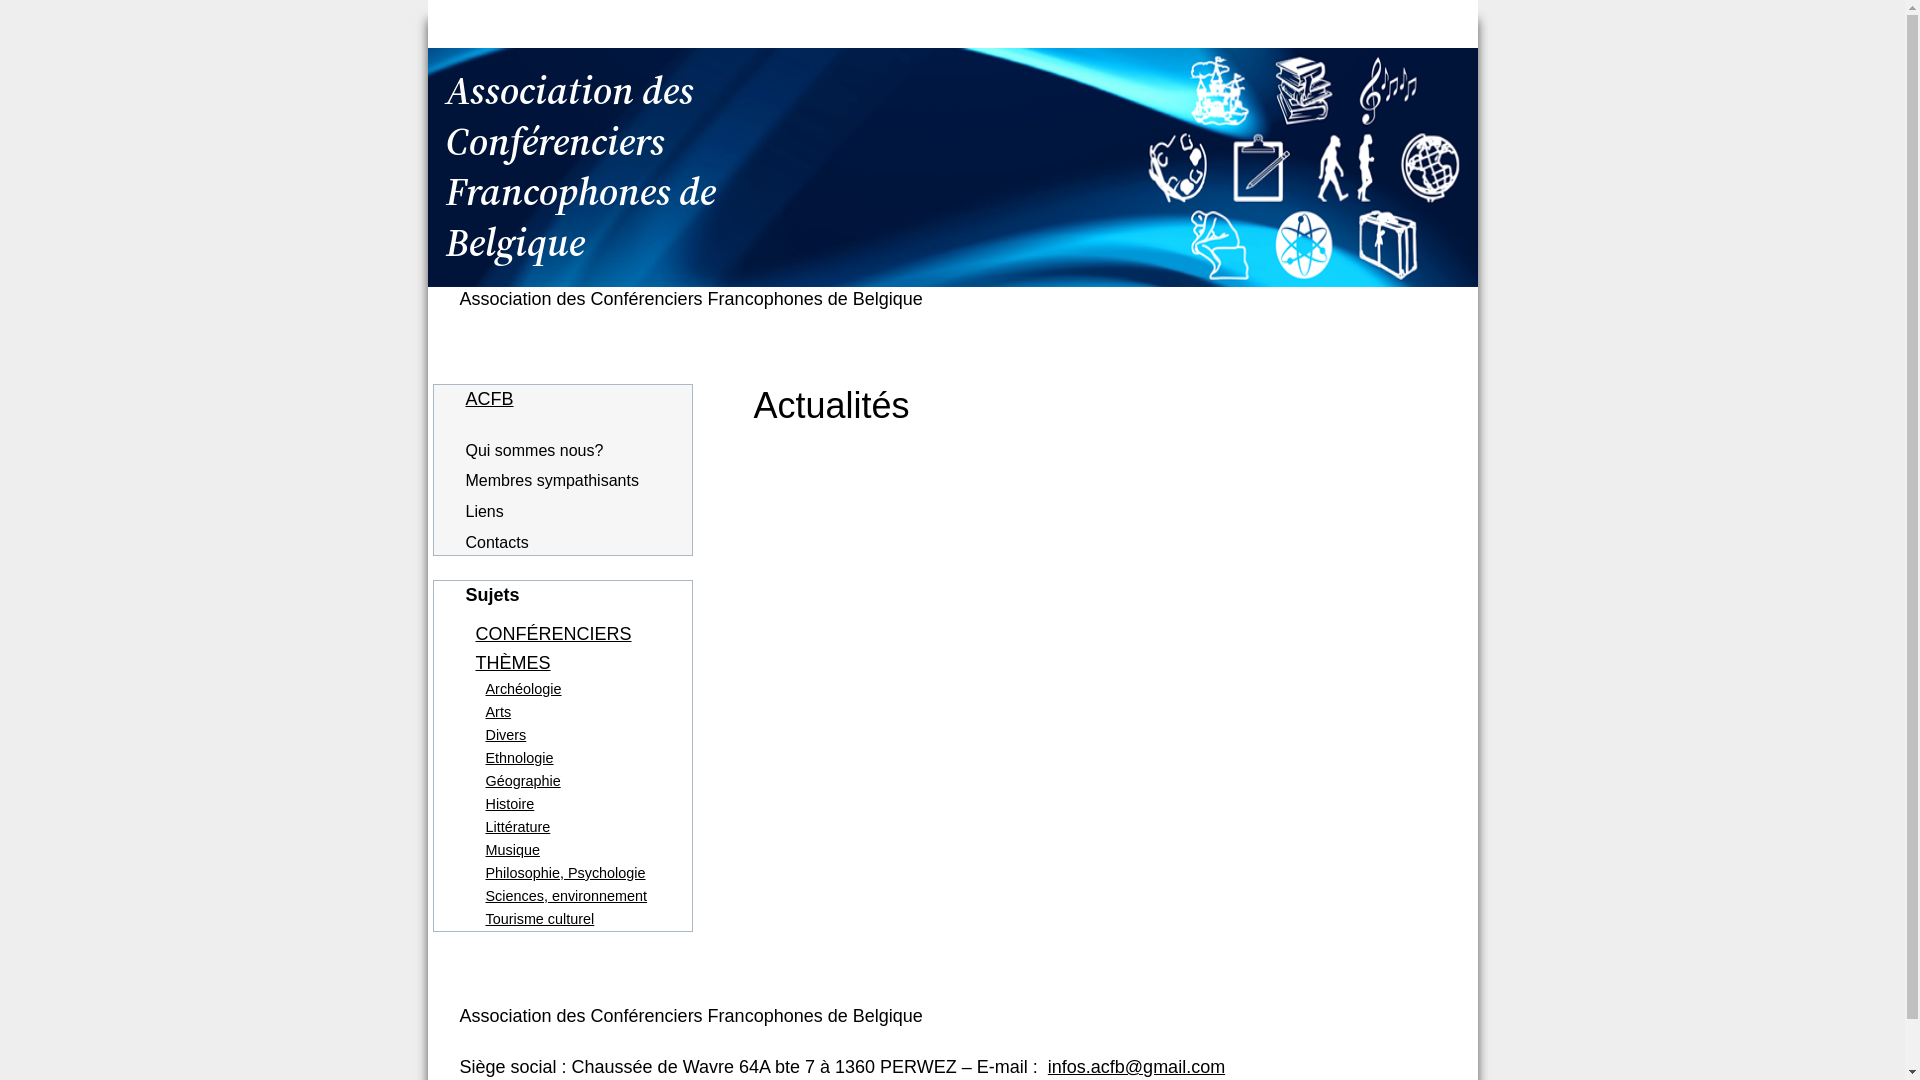 The width and height of the screenshot is (1920, 1080). I want to click on 'Histoire', so click(510, 802).